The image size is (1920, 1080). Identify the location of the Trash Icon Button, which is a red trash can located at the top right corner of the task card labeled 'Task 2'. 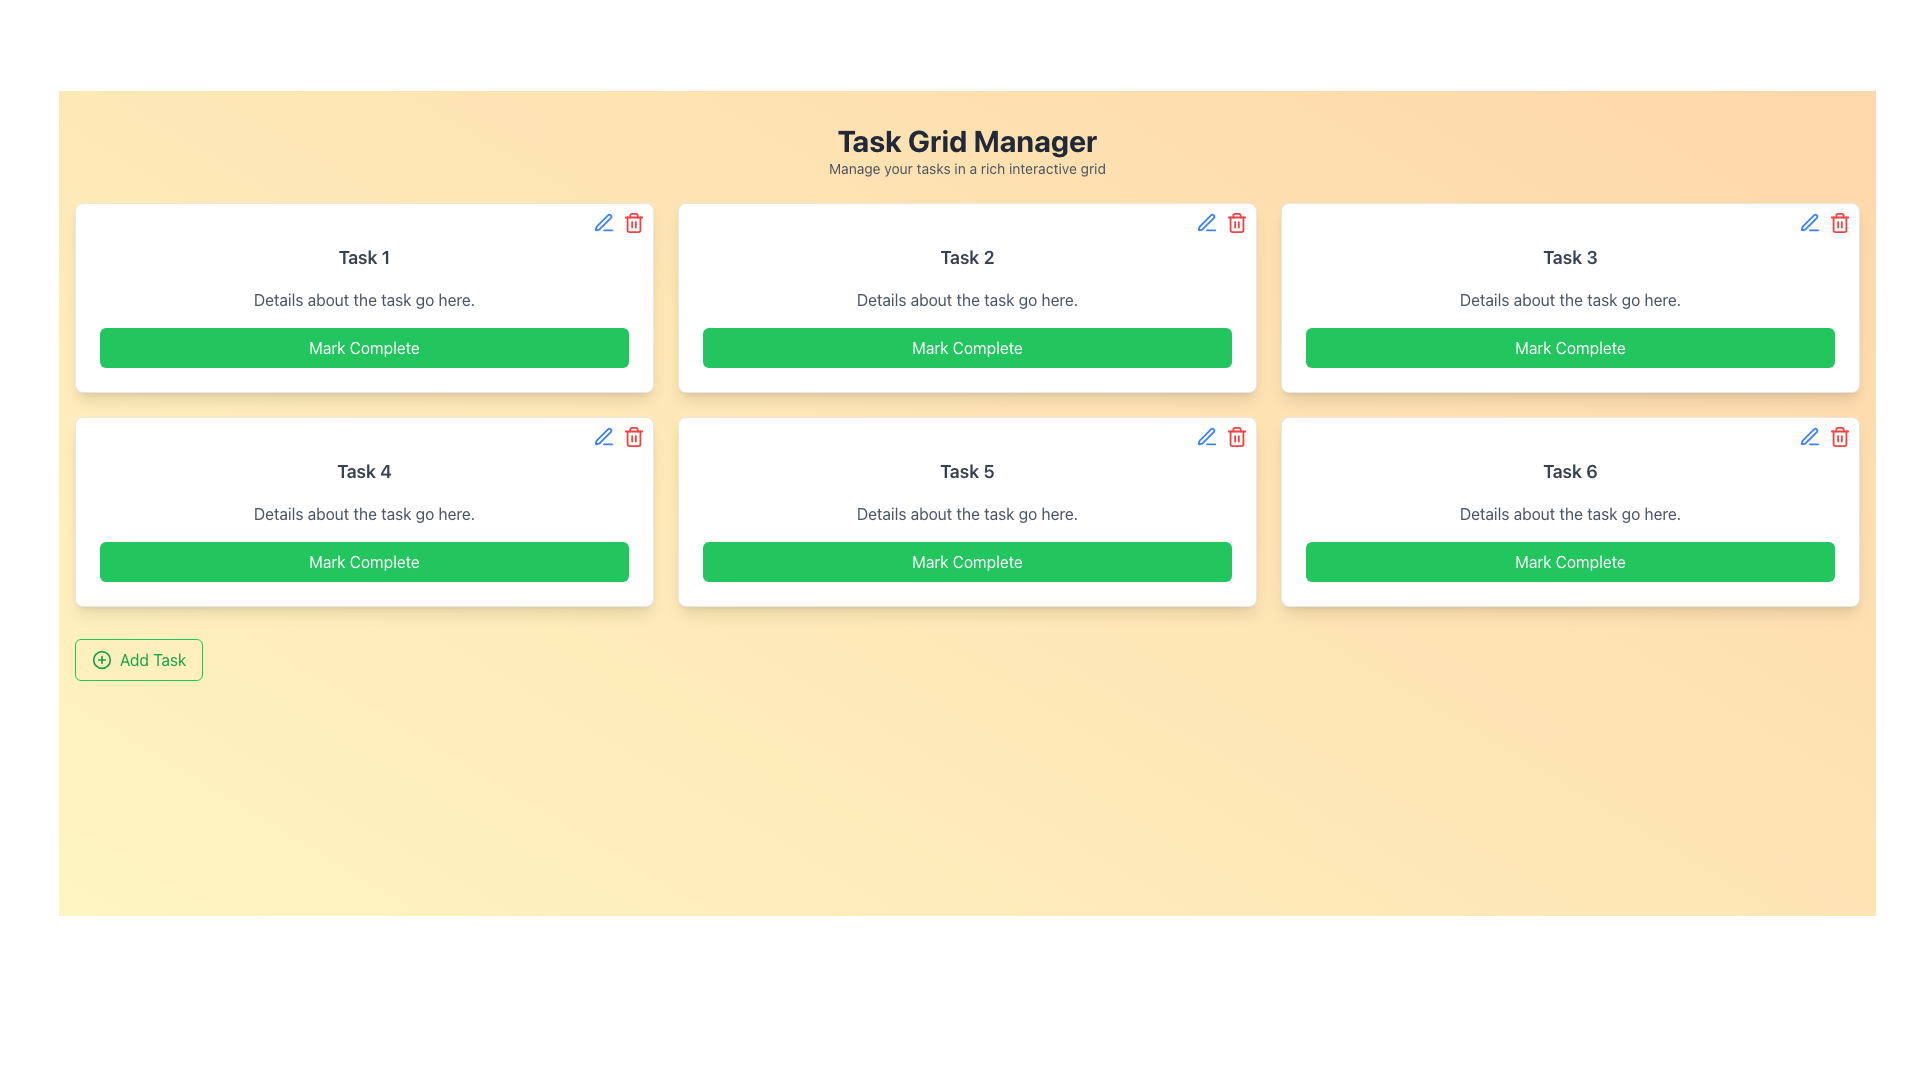
(1236, 223).